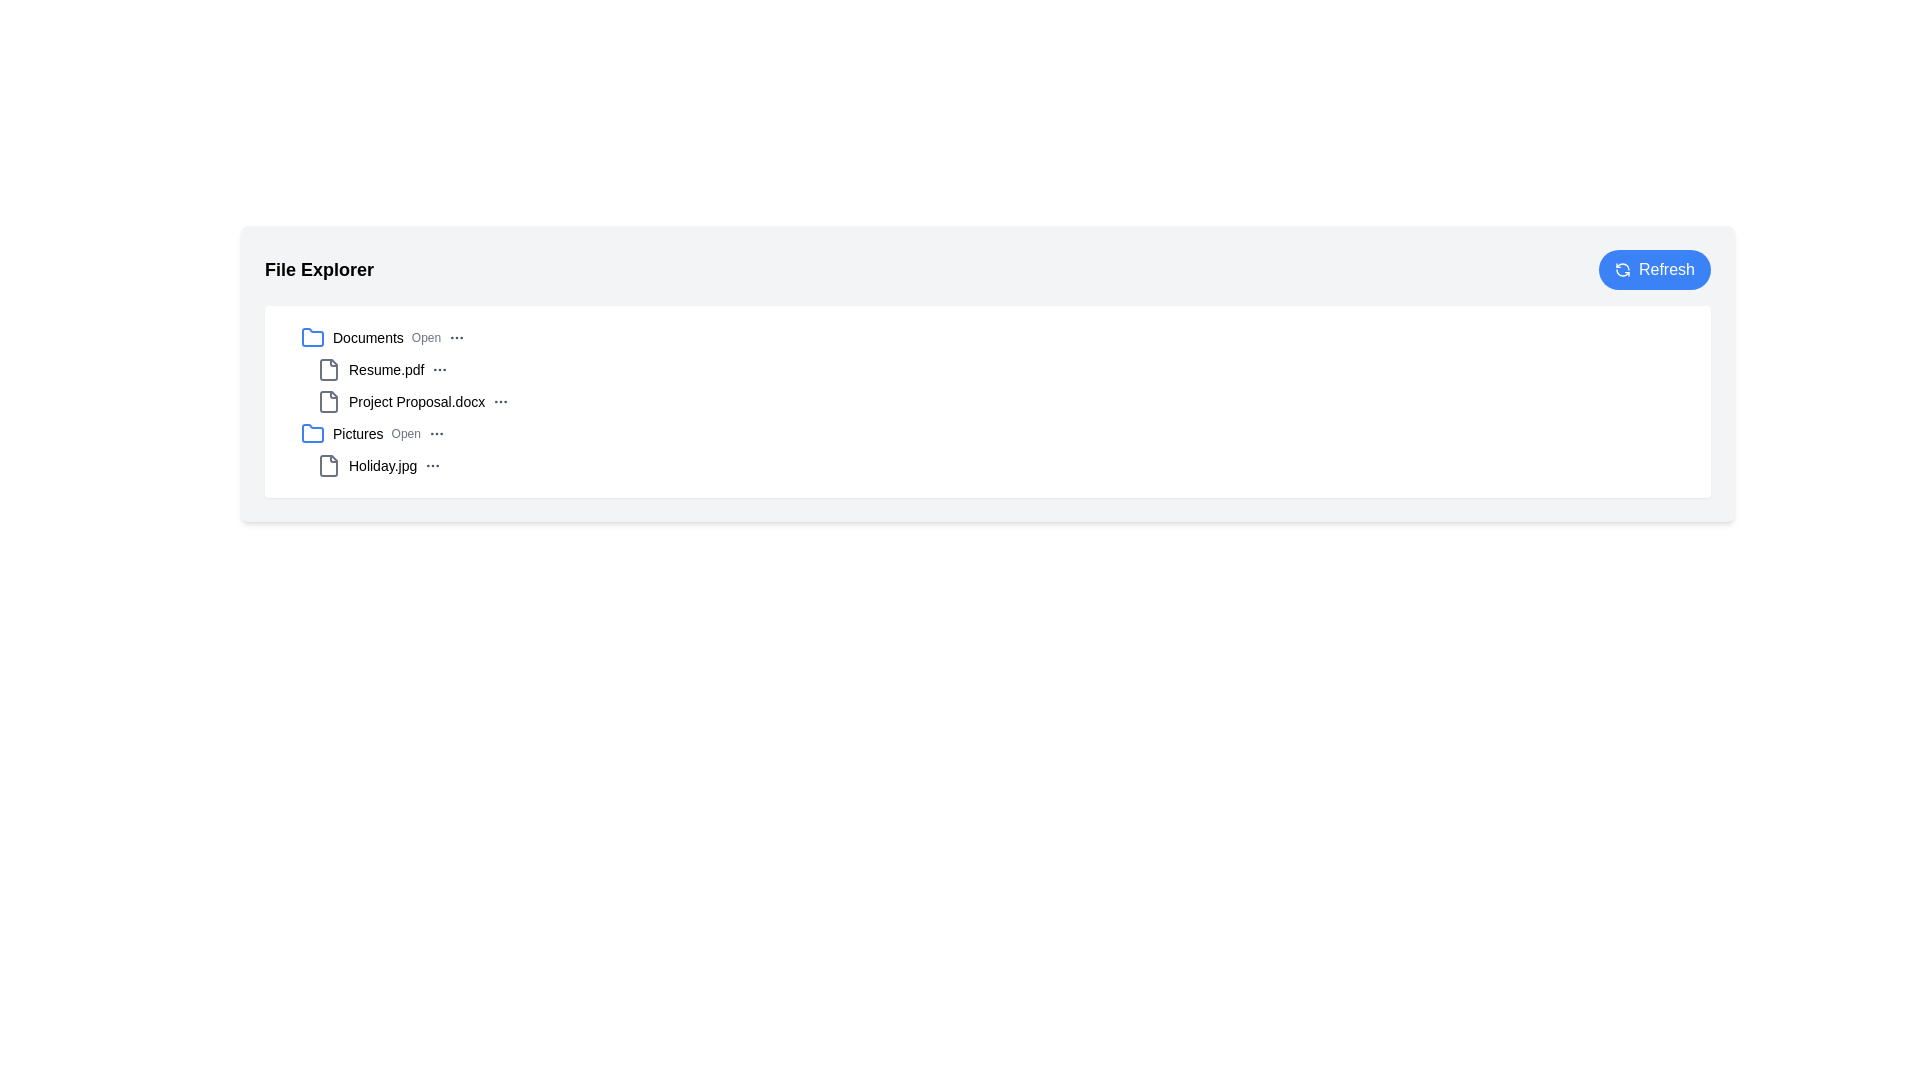 The height and width of the screenshot is (1080, 1920). Describe the element at coordinates (311, 433) in the screenshot. I see `the SVG Icon representing the folder named 'Pictures' located in the second row of the file list, immediately to the left of the 'Pictures' text label` at that location.